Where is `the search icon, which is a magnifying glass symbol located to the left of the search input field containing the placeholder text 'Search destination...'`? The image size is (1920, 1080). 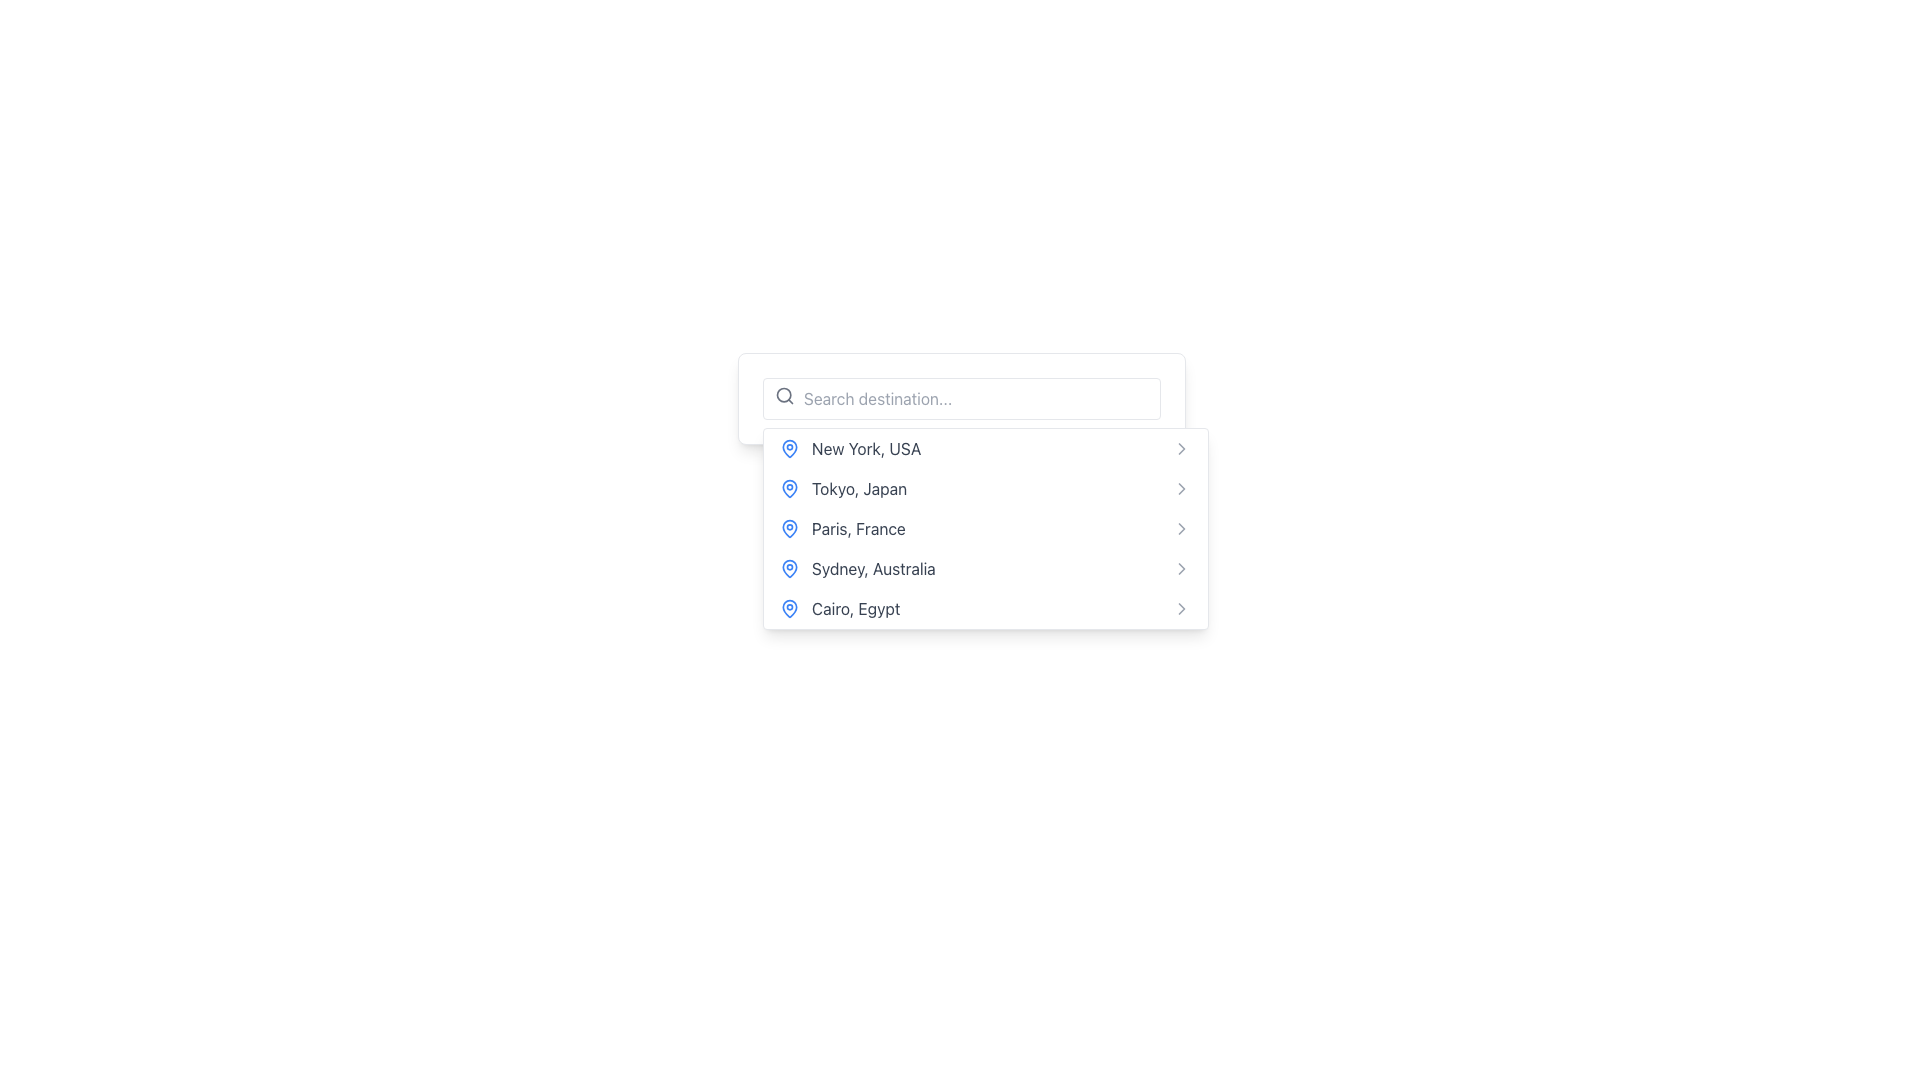
the search icon, which is a magnifying glass symbol located to the left of the search input field containing the placeholder text 'Search destination...' is located at coordinates (784, 396).